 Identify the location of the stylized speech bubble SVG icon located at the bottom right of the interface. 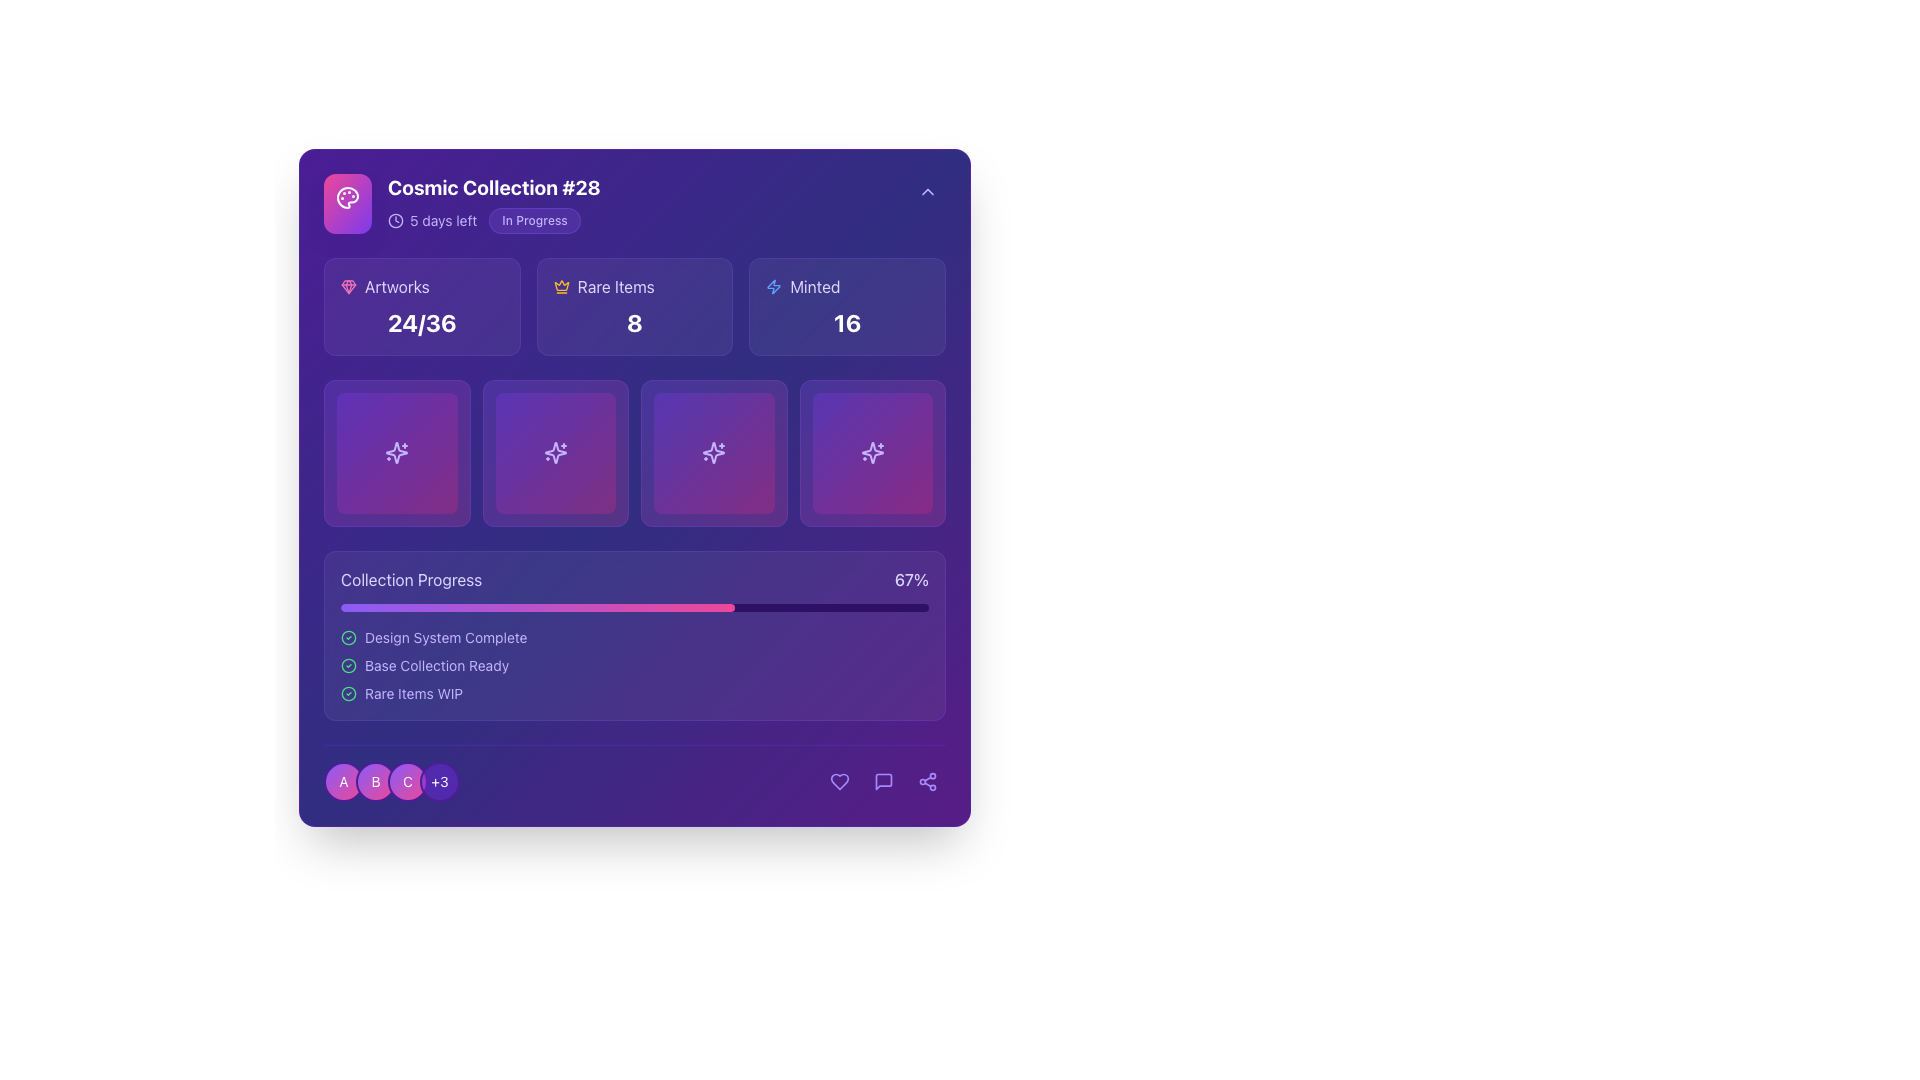
(882, 780).